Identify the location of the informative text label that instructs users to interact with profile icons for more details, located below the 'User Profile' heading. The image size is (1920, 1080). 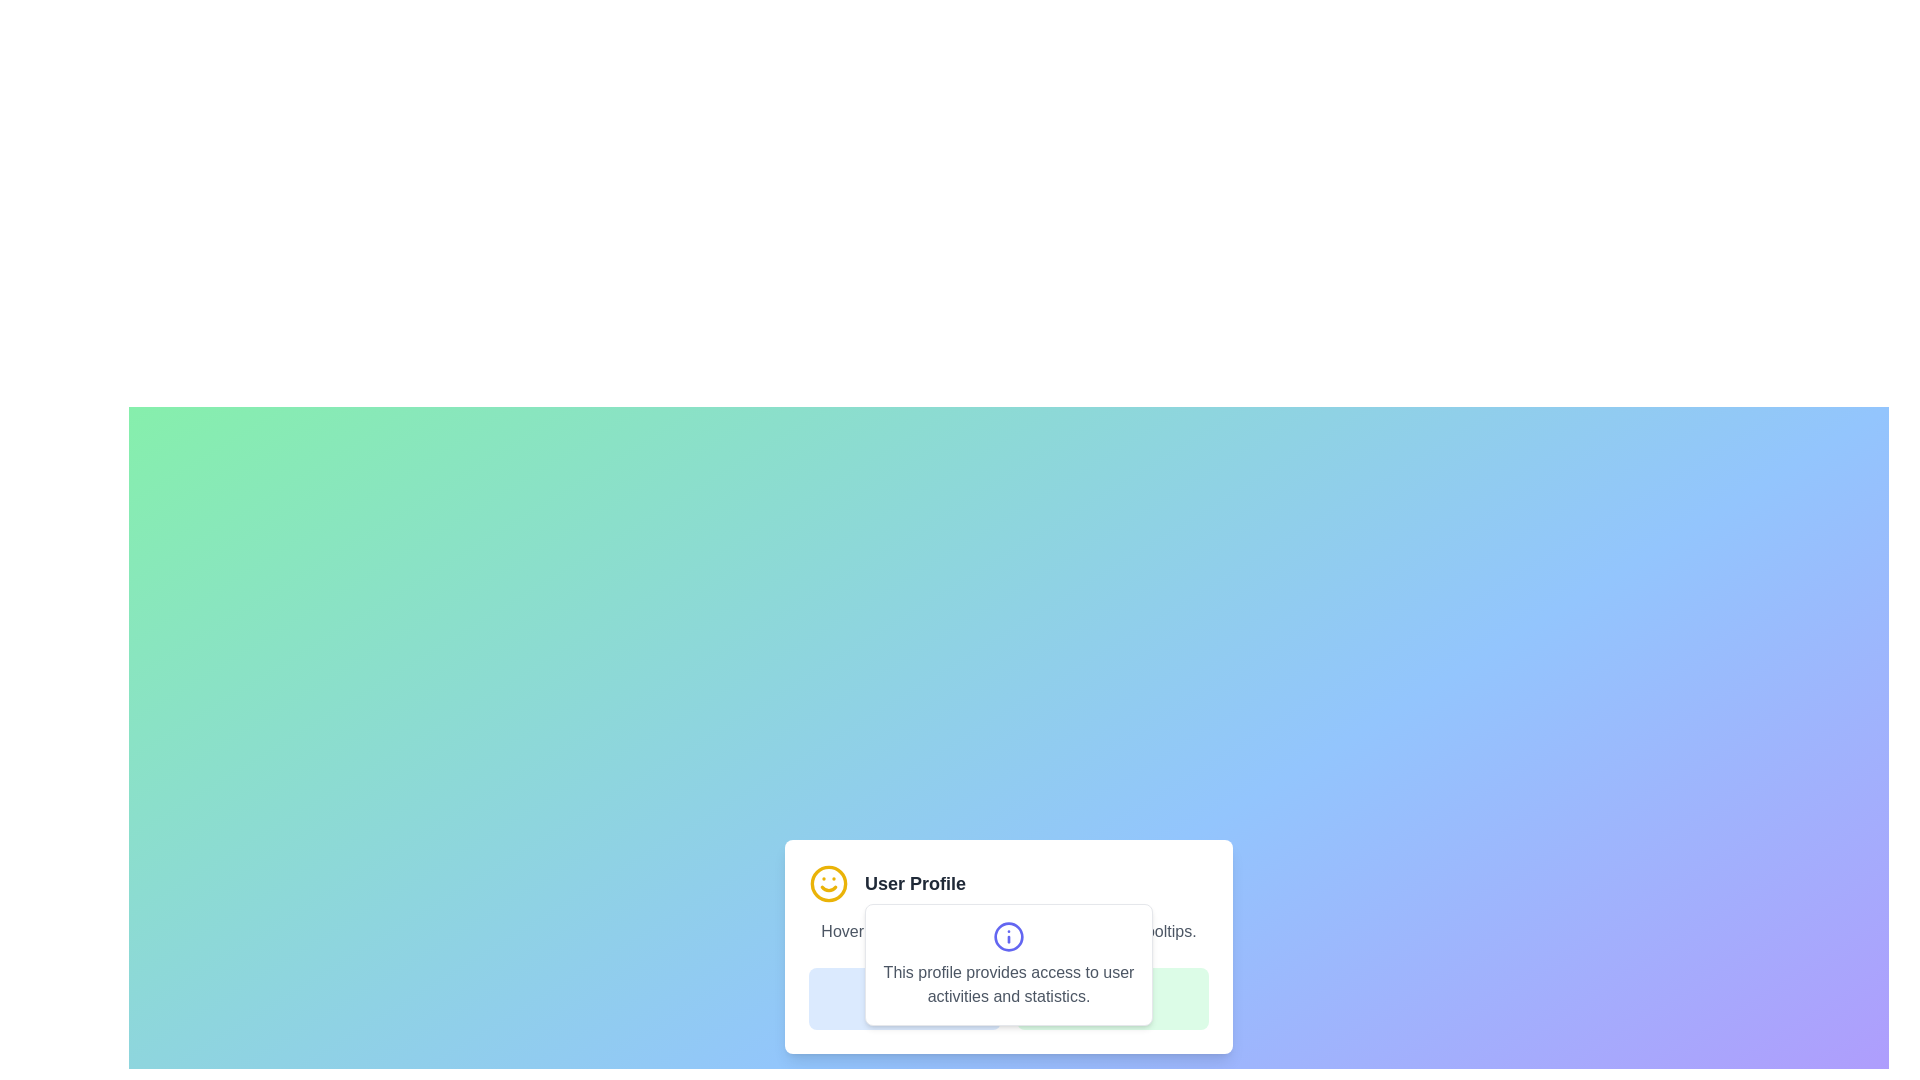
(1008, 932).